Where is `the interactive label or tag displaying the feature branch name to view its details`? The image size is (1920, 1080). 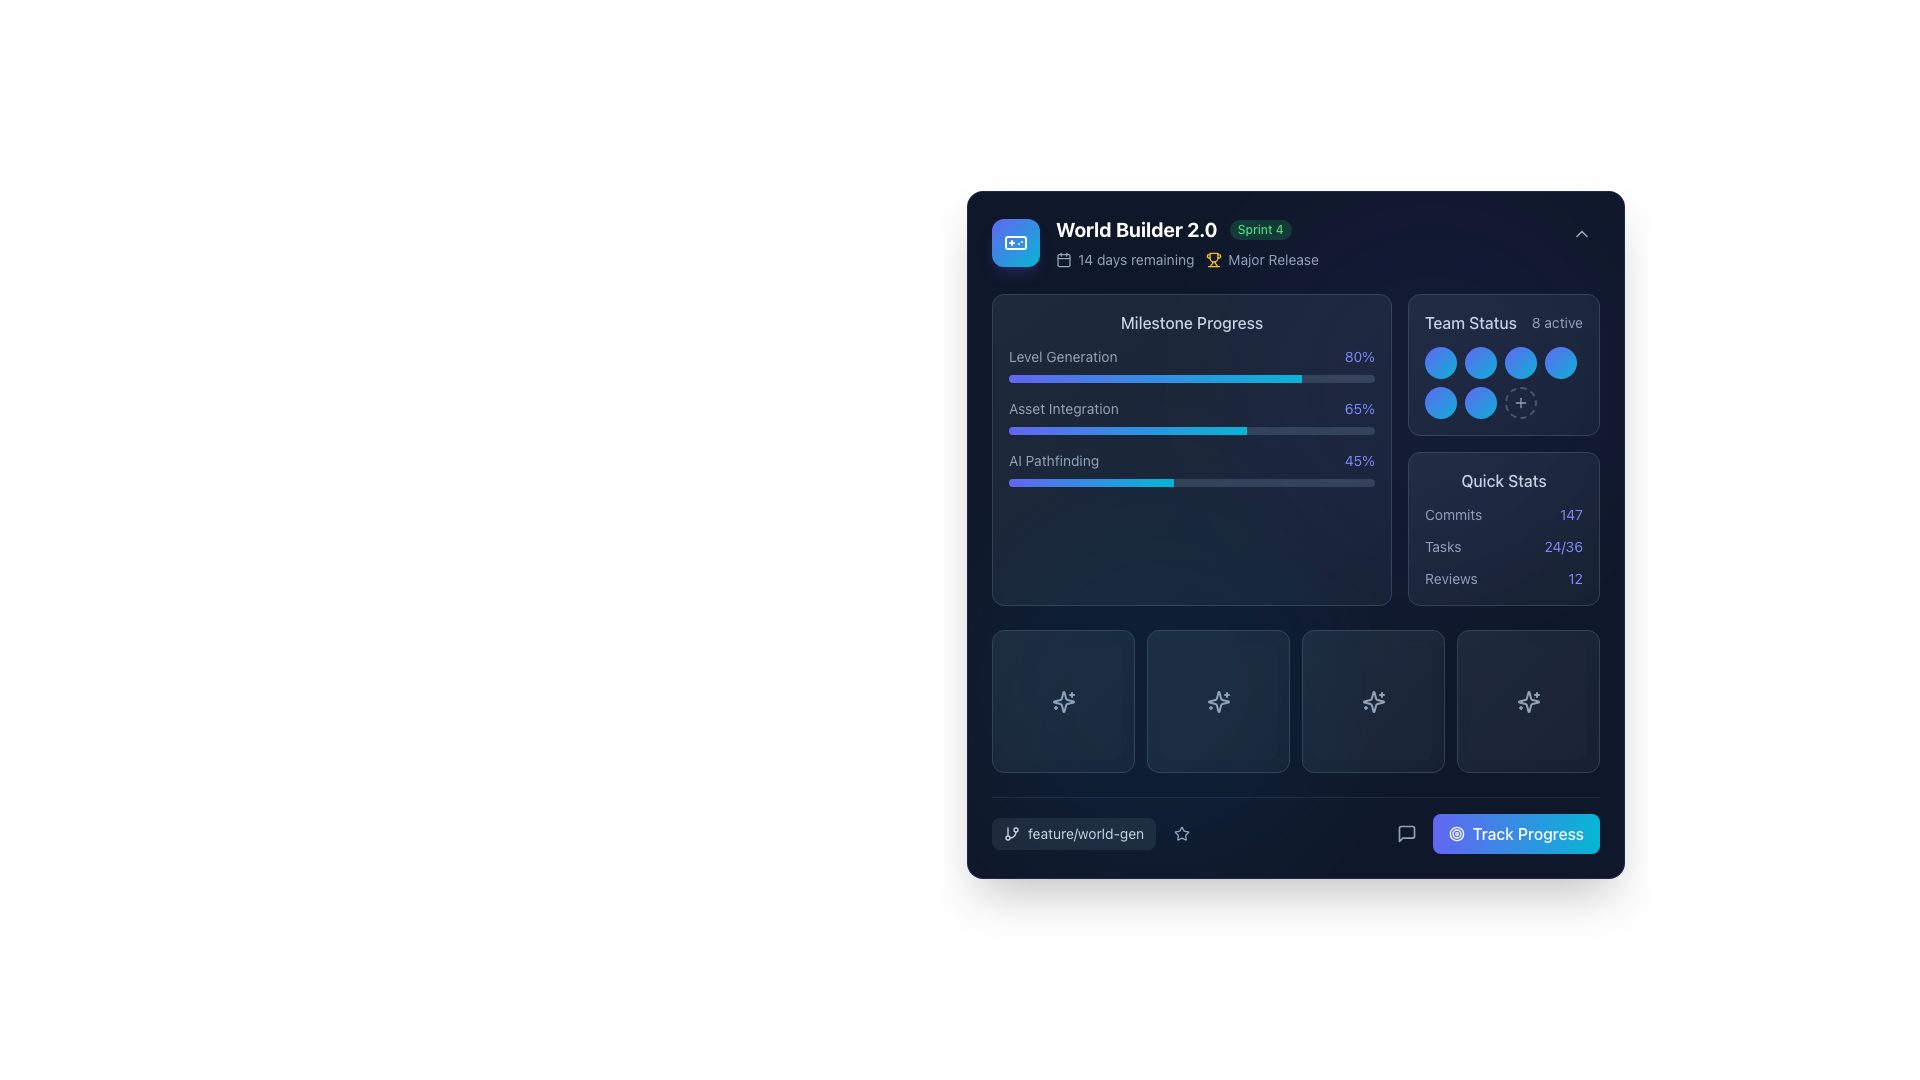 the interactive label or tag displaying the feature branch name to view its details is located at coordinates (1093, 833).